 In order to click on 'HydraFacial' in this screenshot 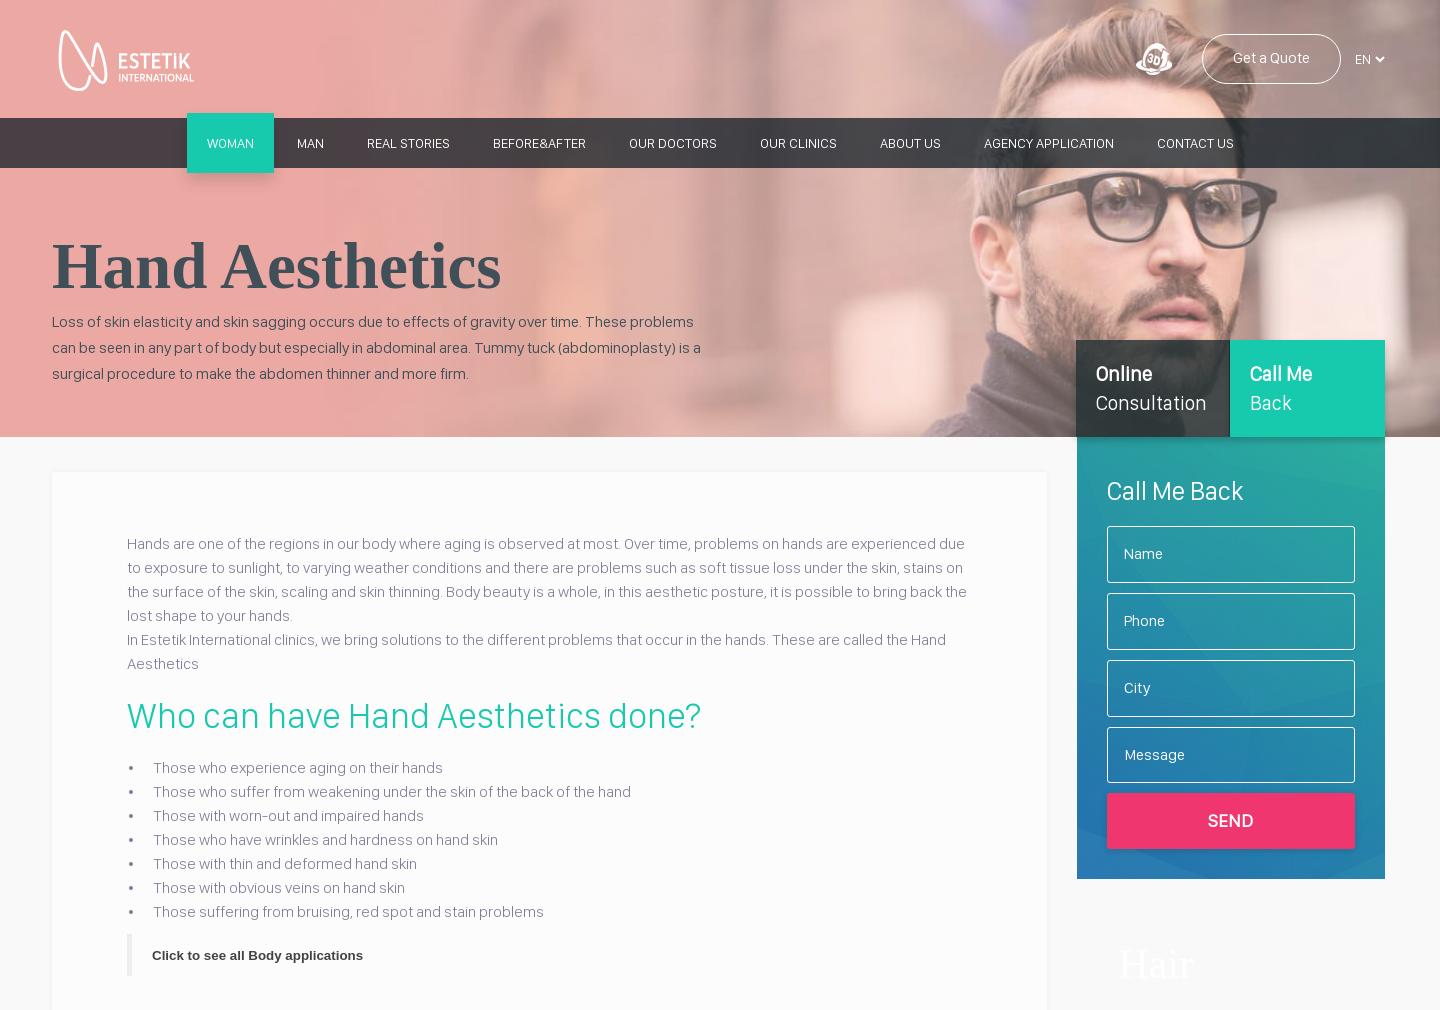, I will do `click(985, 408)`.